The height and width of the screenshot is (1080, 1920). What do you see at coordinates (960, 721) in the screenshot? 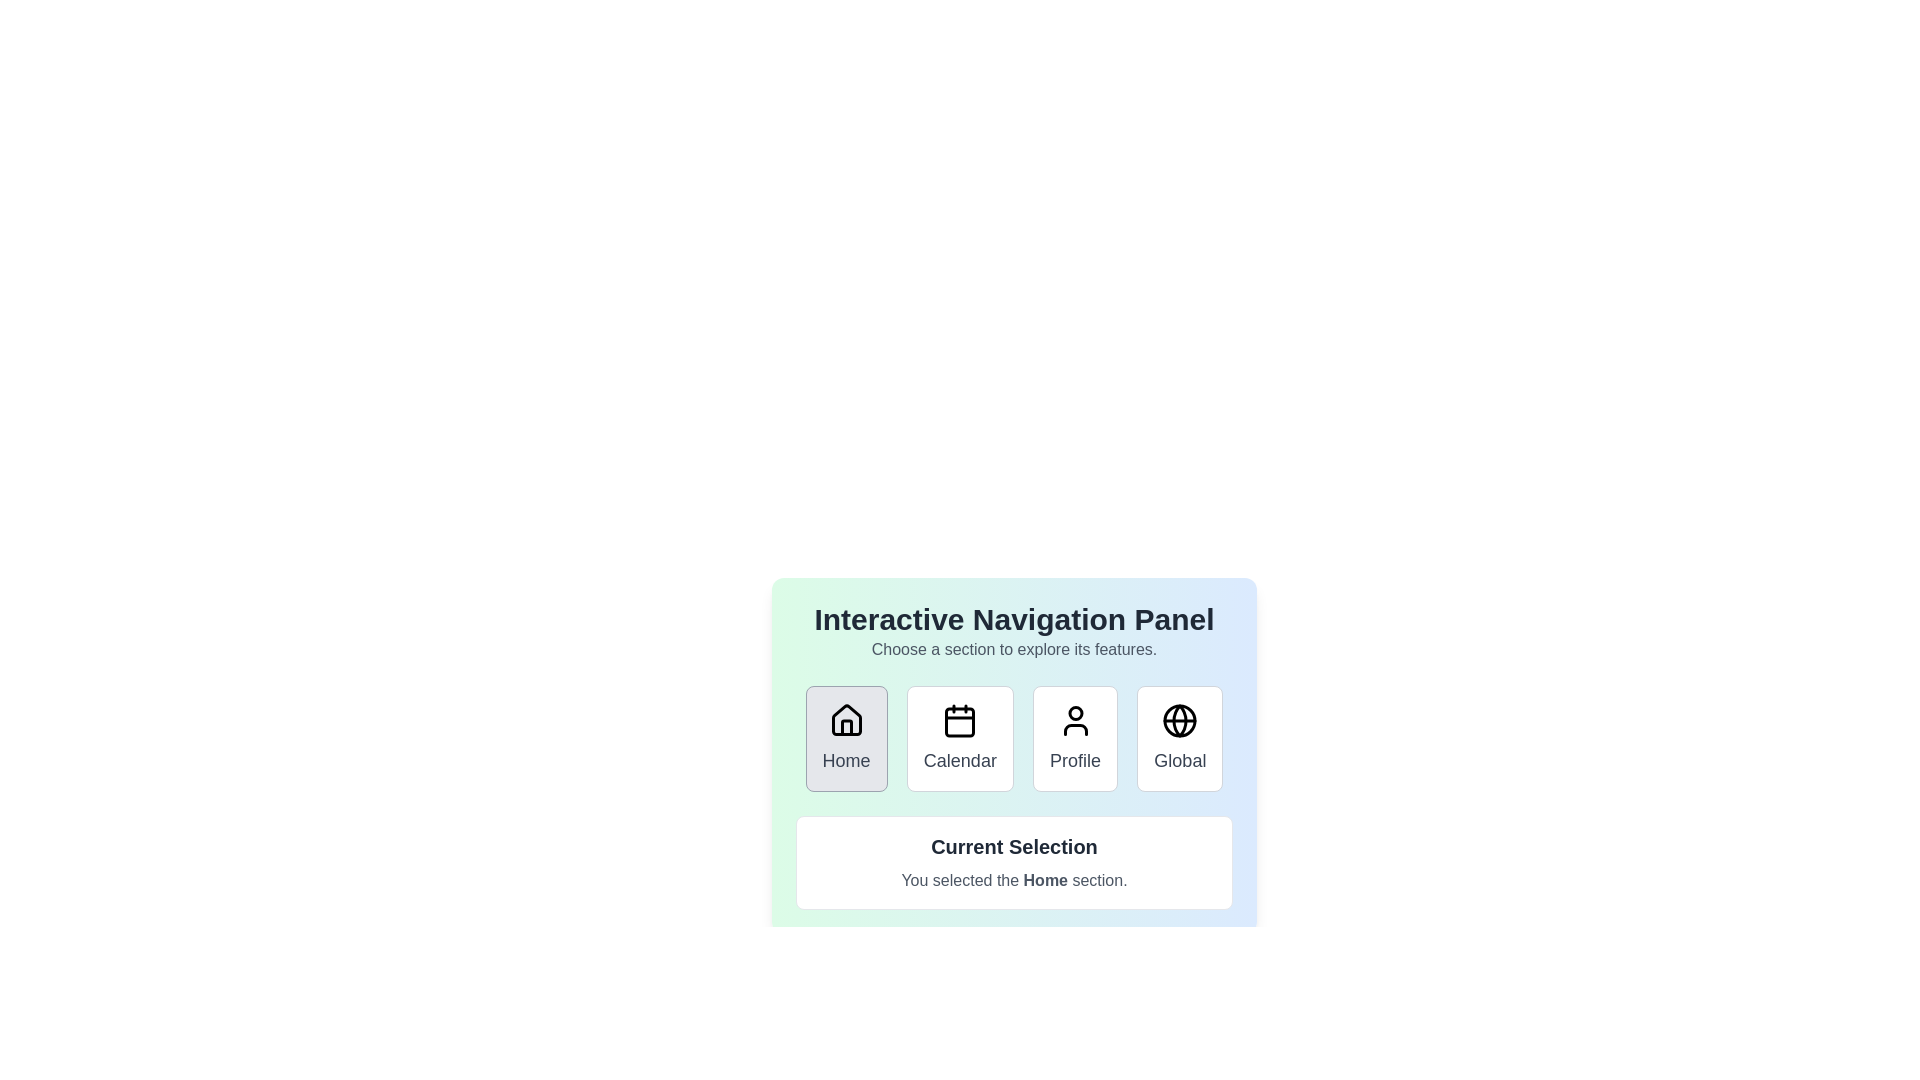
I see `the calendar icon located in the second button of the horizontal navigation bar, which is centered beneath the 'Interactive Navigation Panel' section header` at bounding box center [960, 721].